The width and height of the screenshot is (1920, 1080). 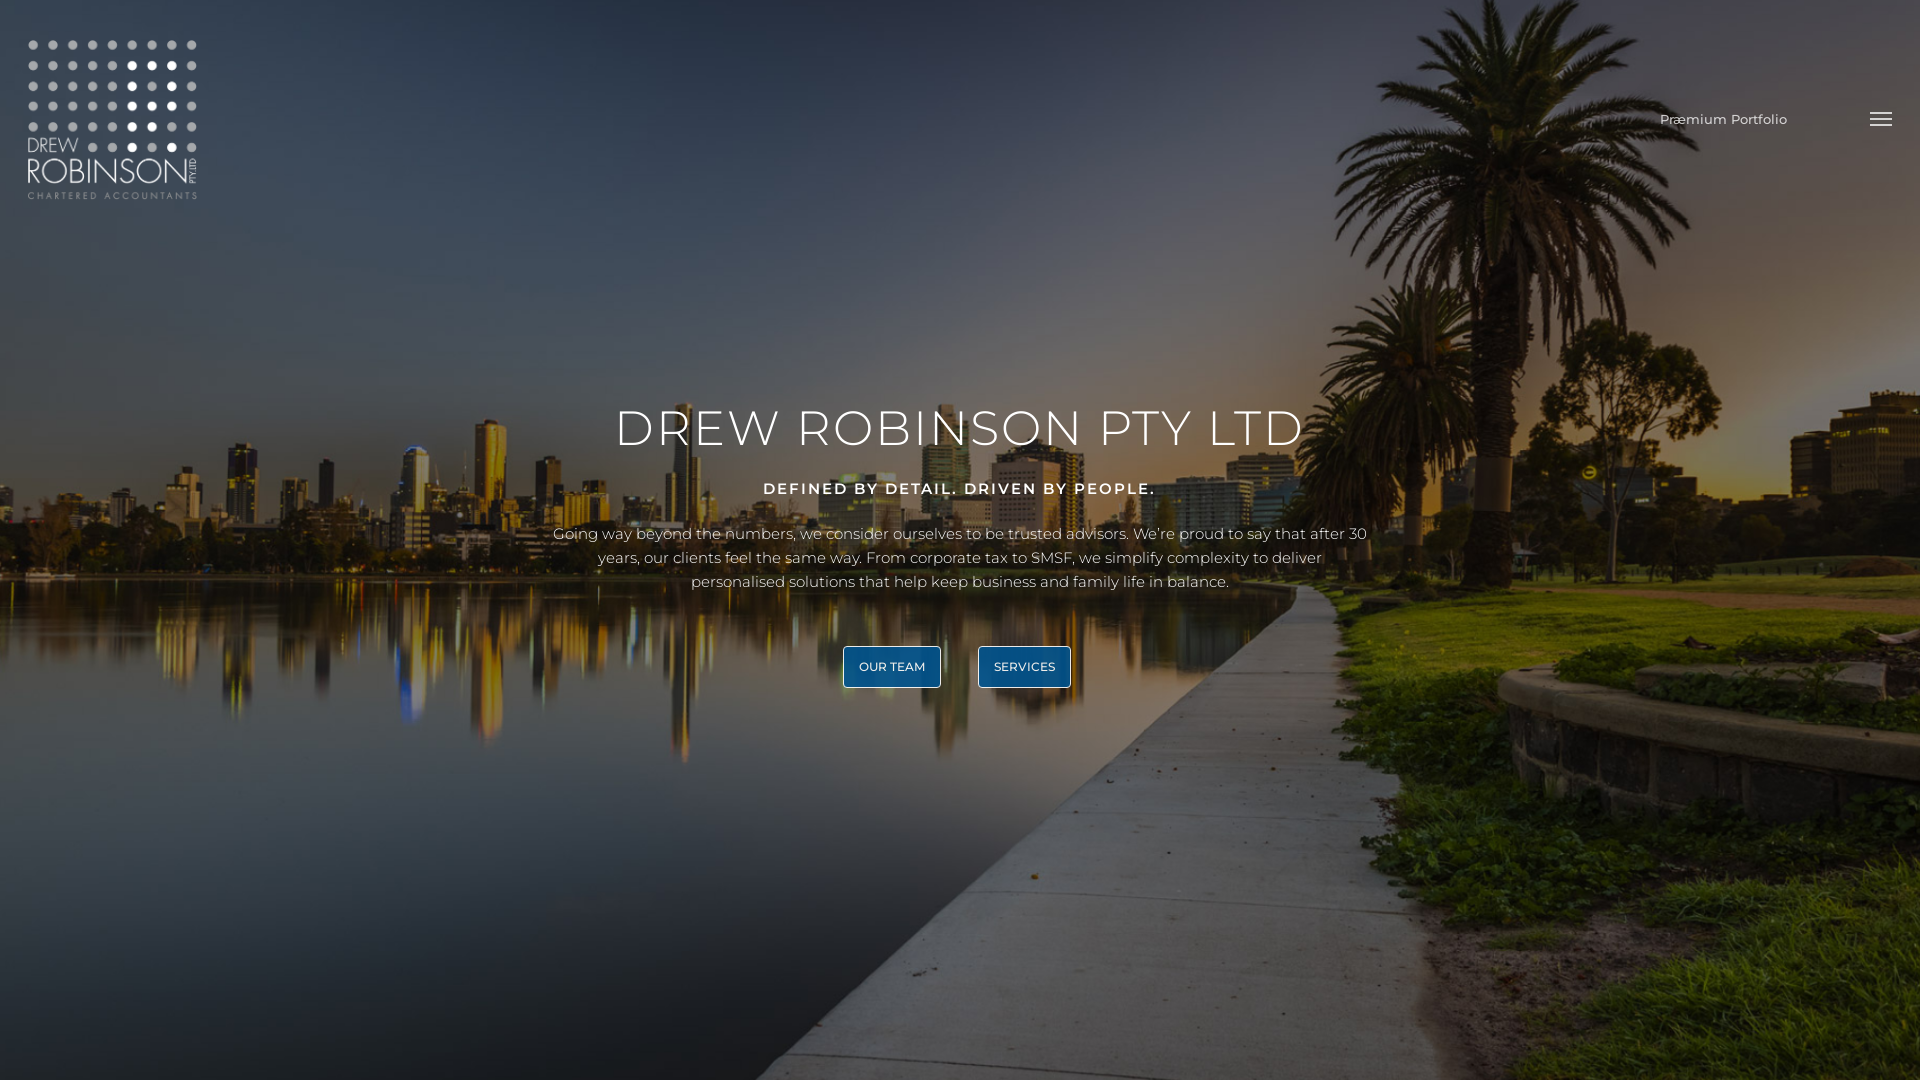 I want to click on 'OUR TEAM', so click(x=891, y=667).